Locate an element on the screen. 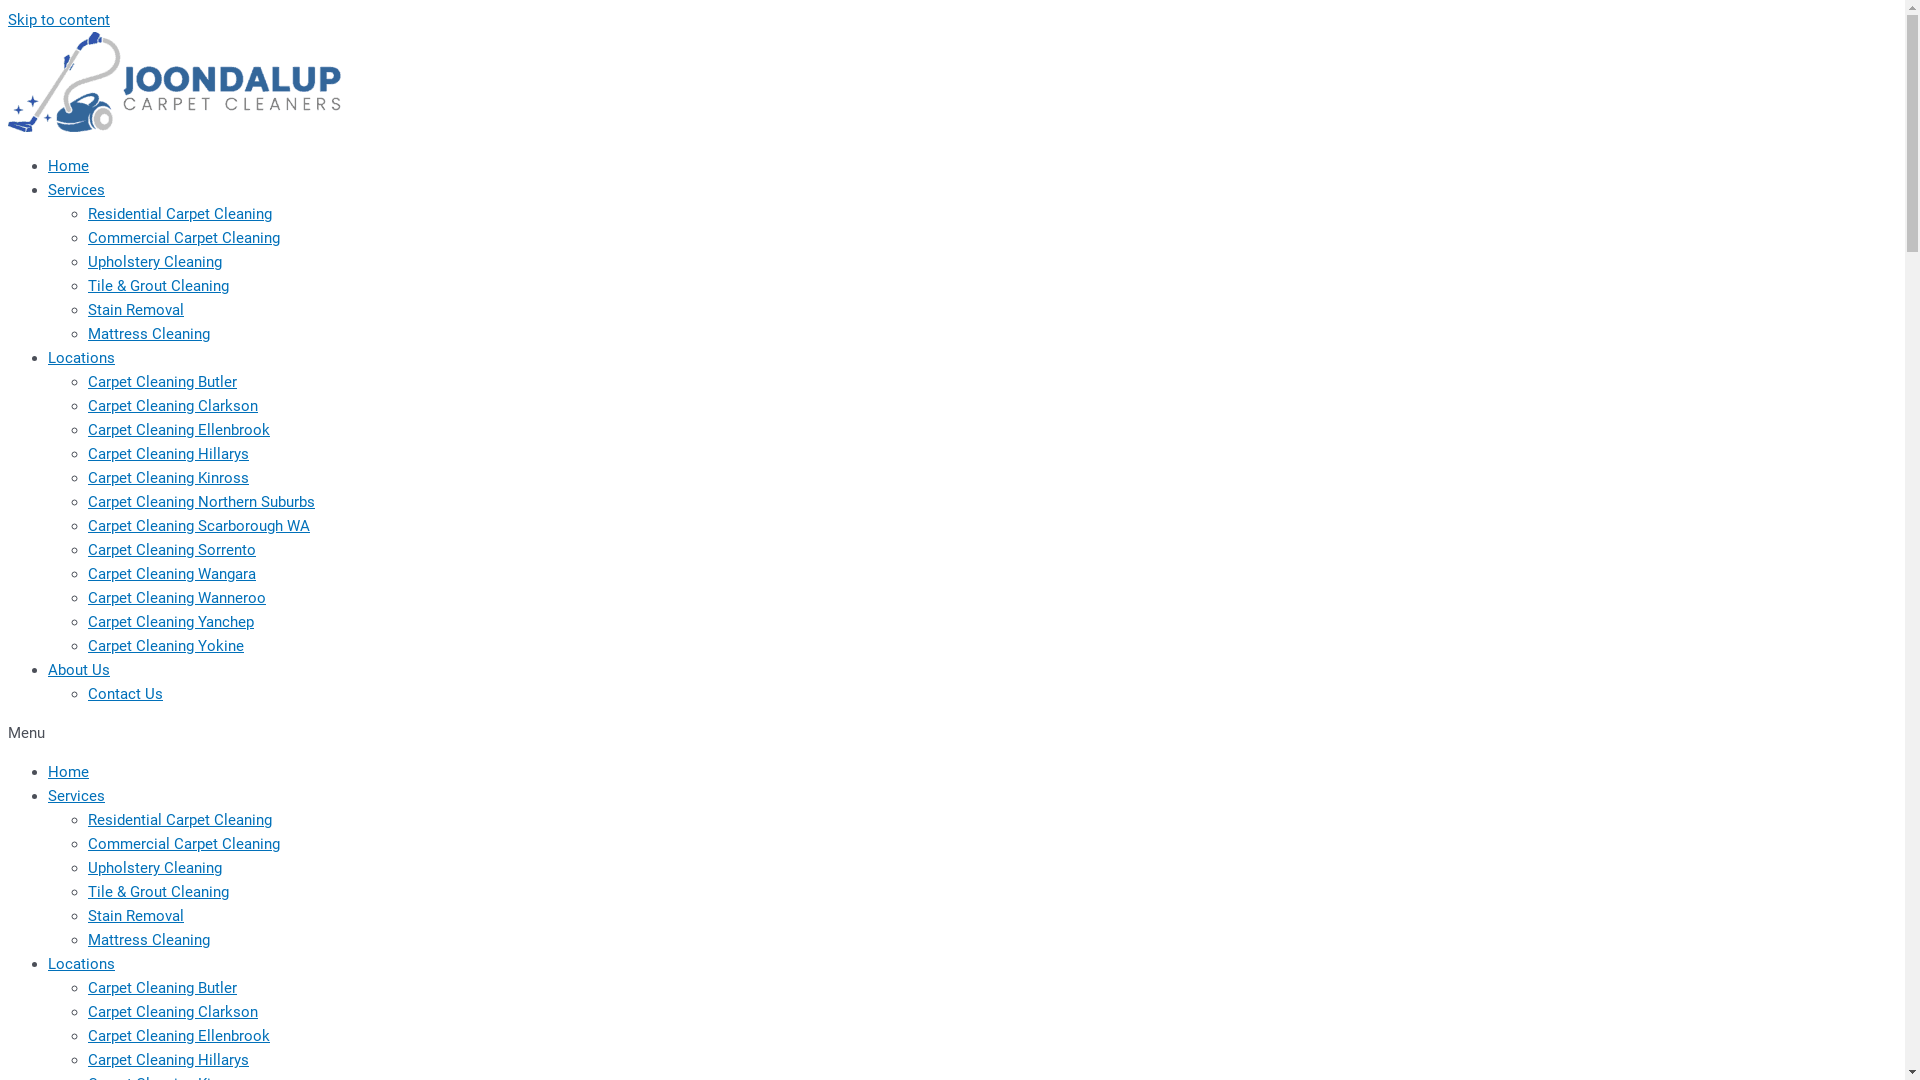 This screenshot has height=1080, width=1920. 'Skip to content' is located at coordinates (58, 19).